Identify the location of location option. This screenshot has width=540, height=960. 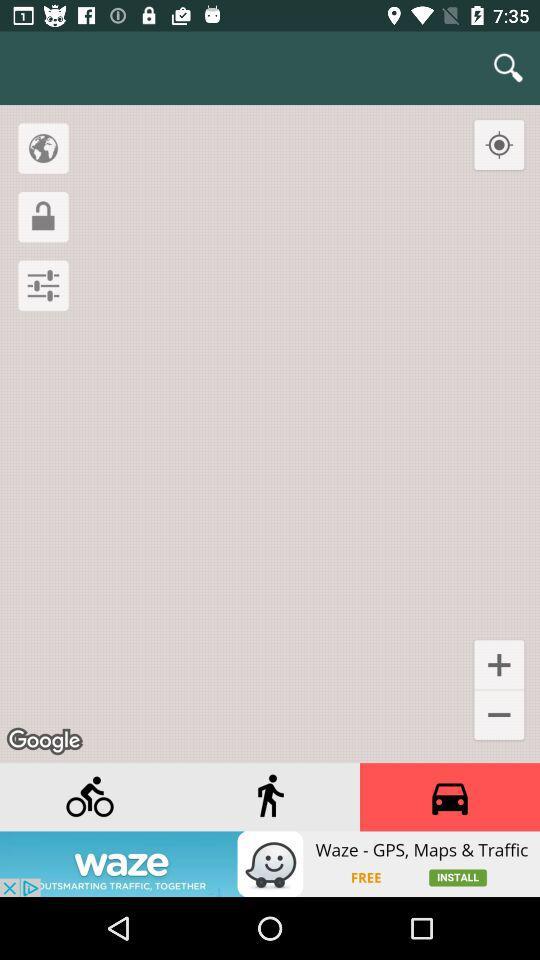
(43, 147).